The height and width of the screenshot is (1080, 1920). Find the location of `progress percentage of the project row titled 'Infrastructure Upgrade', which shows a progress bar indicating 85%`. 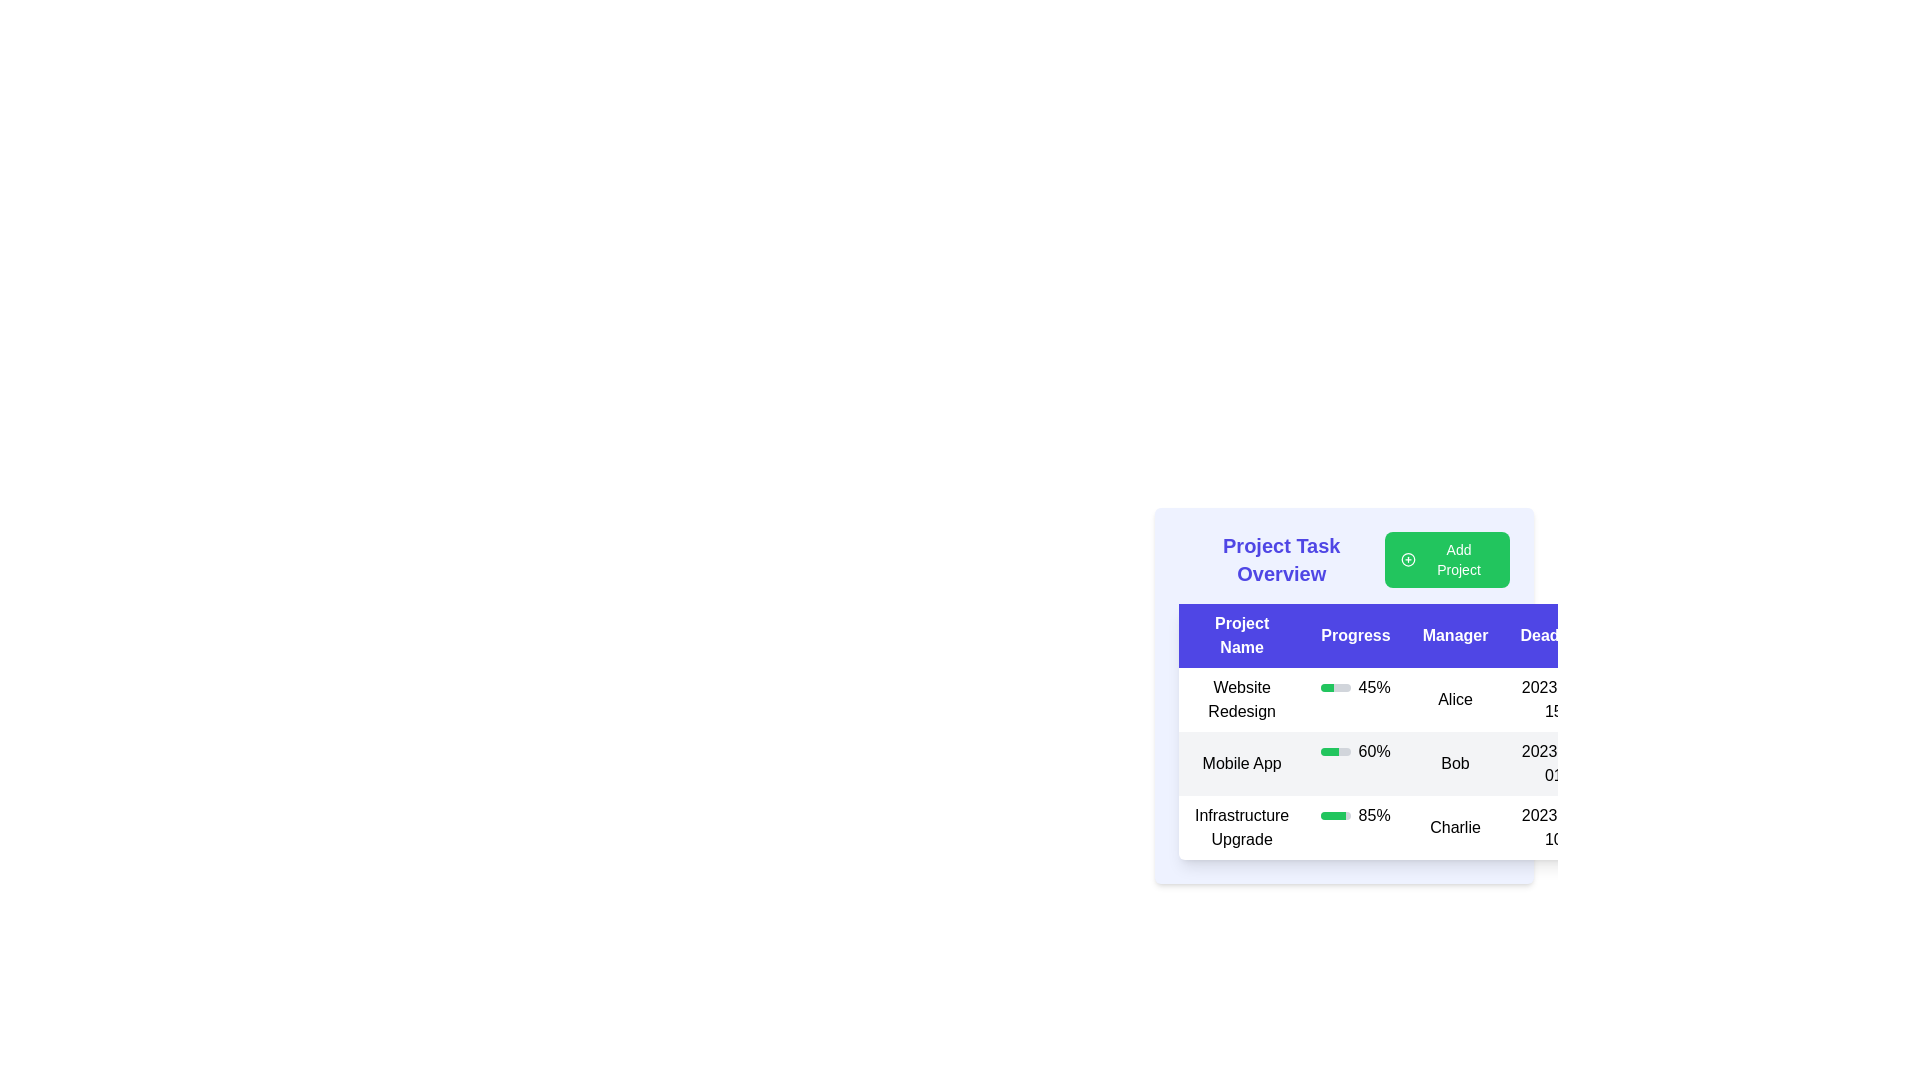

progress percentage of the project row titled 'Infrastructure Upgrade', which shows a progress bar indicating 85% is located at coordinates (1390, 828).